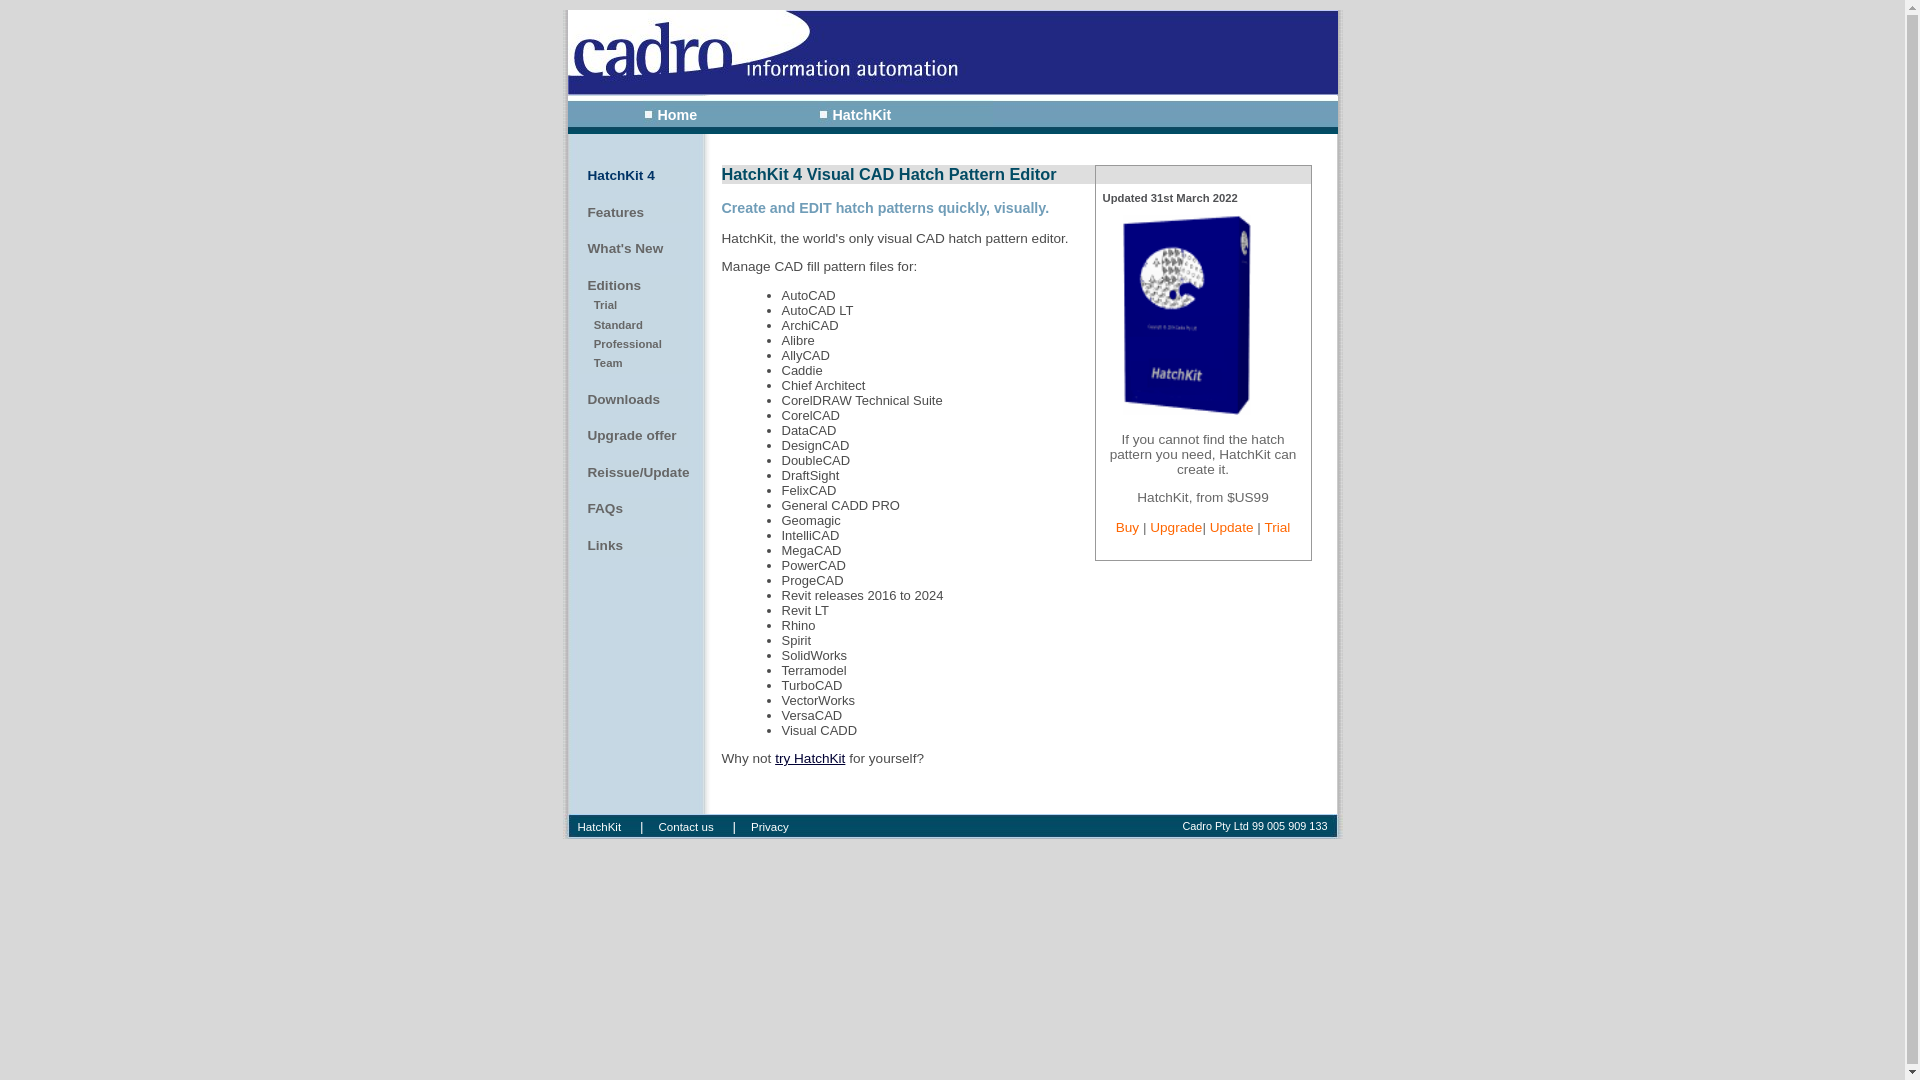 The width and height of the screenshot is (1920, 1080). What do you see at coordinates (1176, 526) in the screenshot?
I see `'Upgrade'` at bounding box center [1176, 526].